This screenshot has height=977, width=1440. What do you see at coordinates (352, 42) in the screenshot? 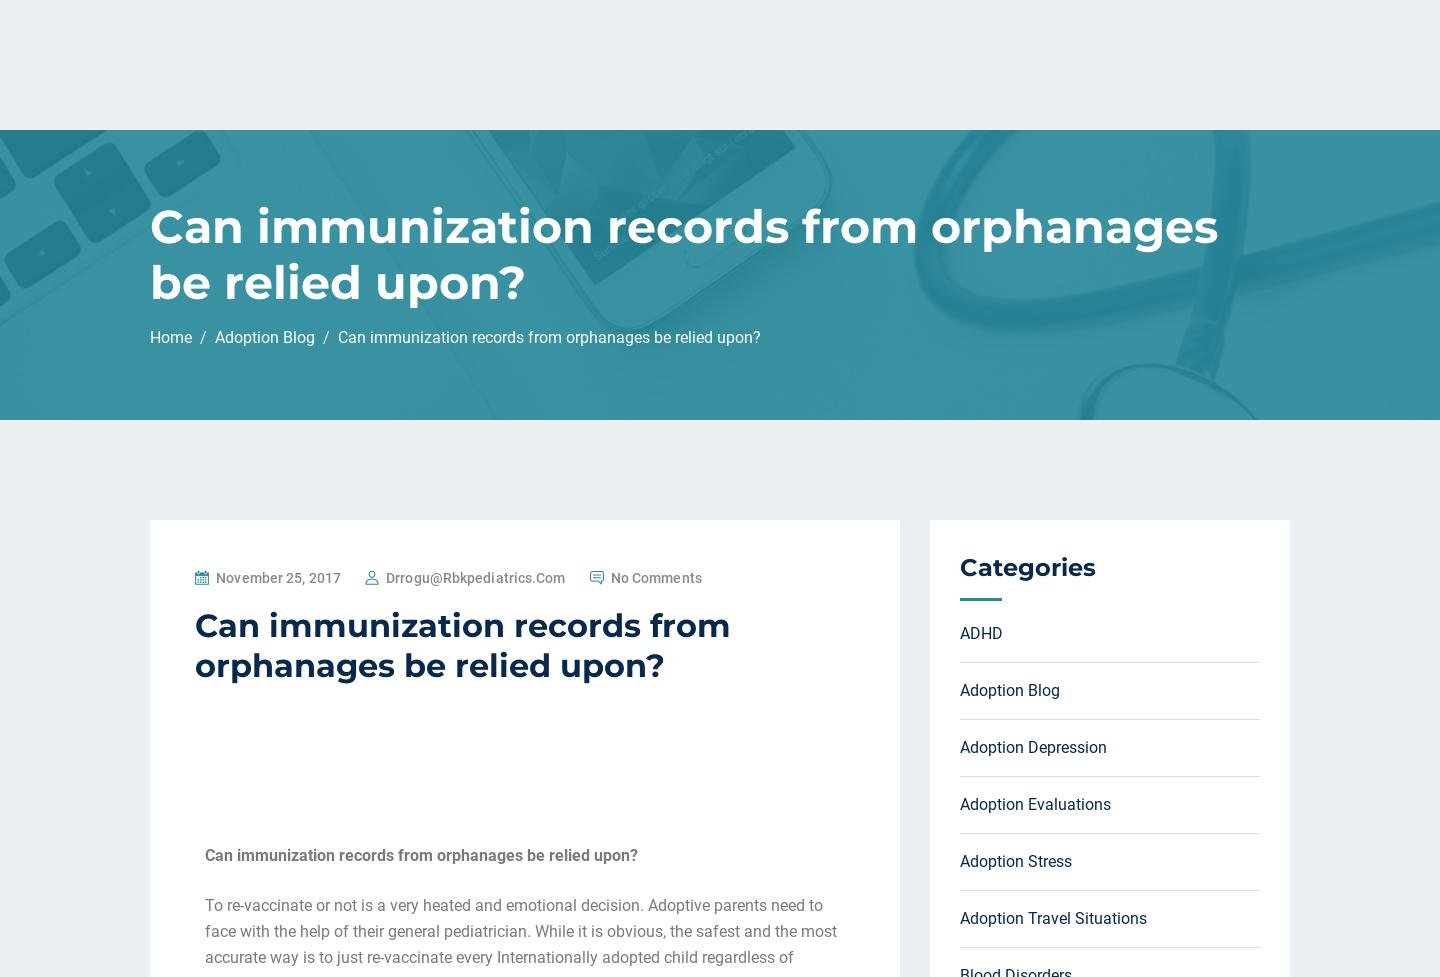
I see `'Home'` at bounding box center [352, 42].